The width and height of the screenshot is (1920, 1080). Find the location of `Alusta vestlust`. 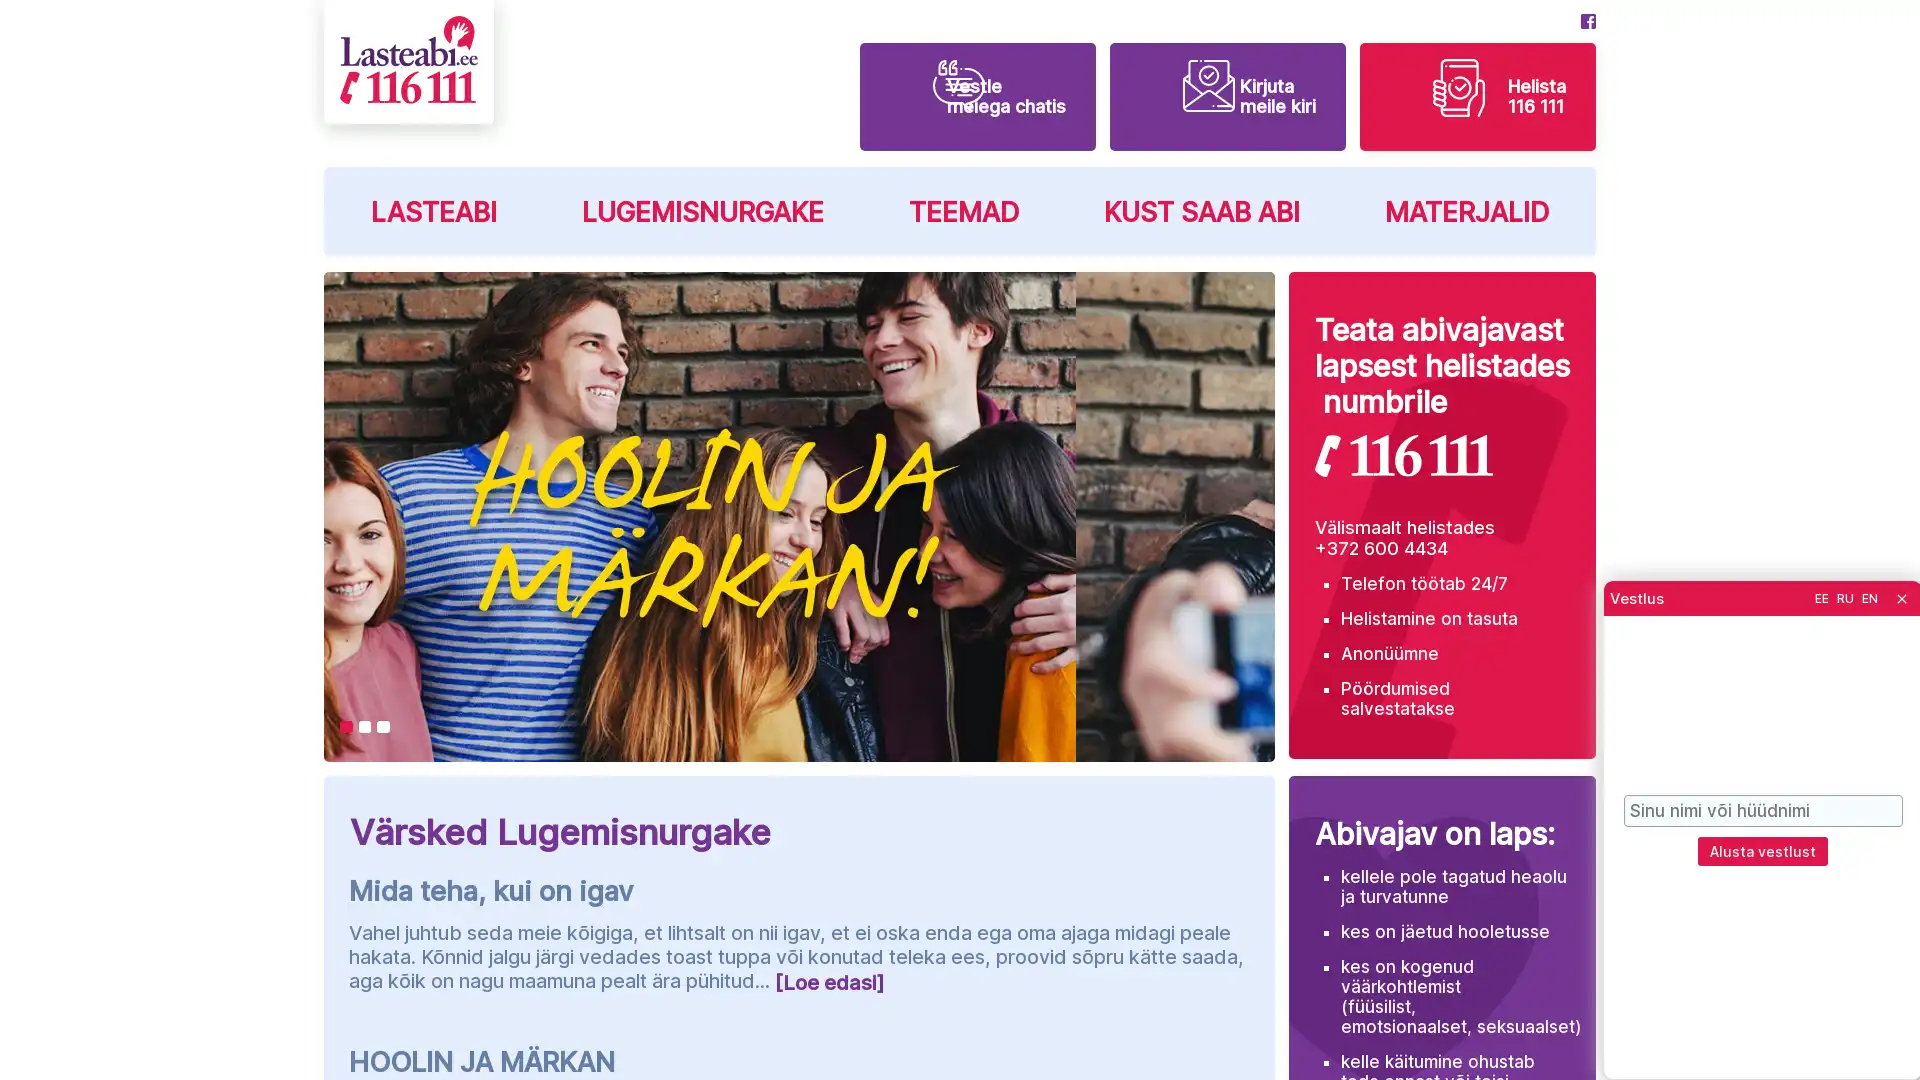

Alusta vestlust is located at coordinates (1762, 850).